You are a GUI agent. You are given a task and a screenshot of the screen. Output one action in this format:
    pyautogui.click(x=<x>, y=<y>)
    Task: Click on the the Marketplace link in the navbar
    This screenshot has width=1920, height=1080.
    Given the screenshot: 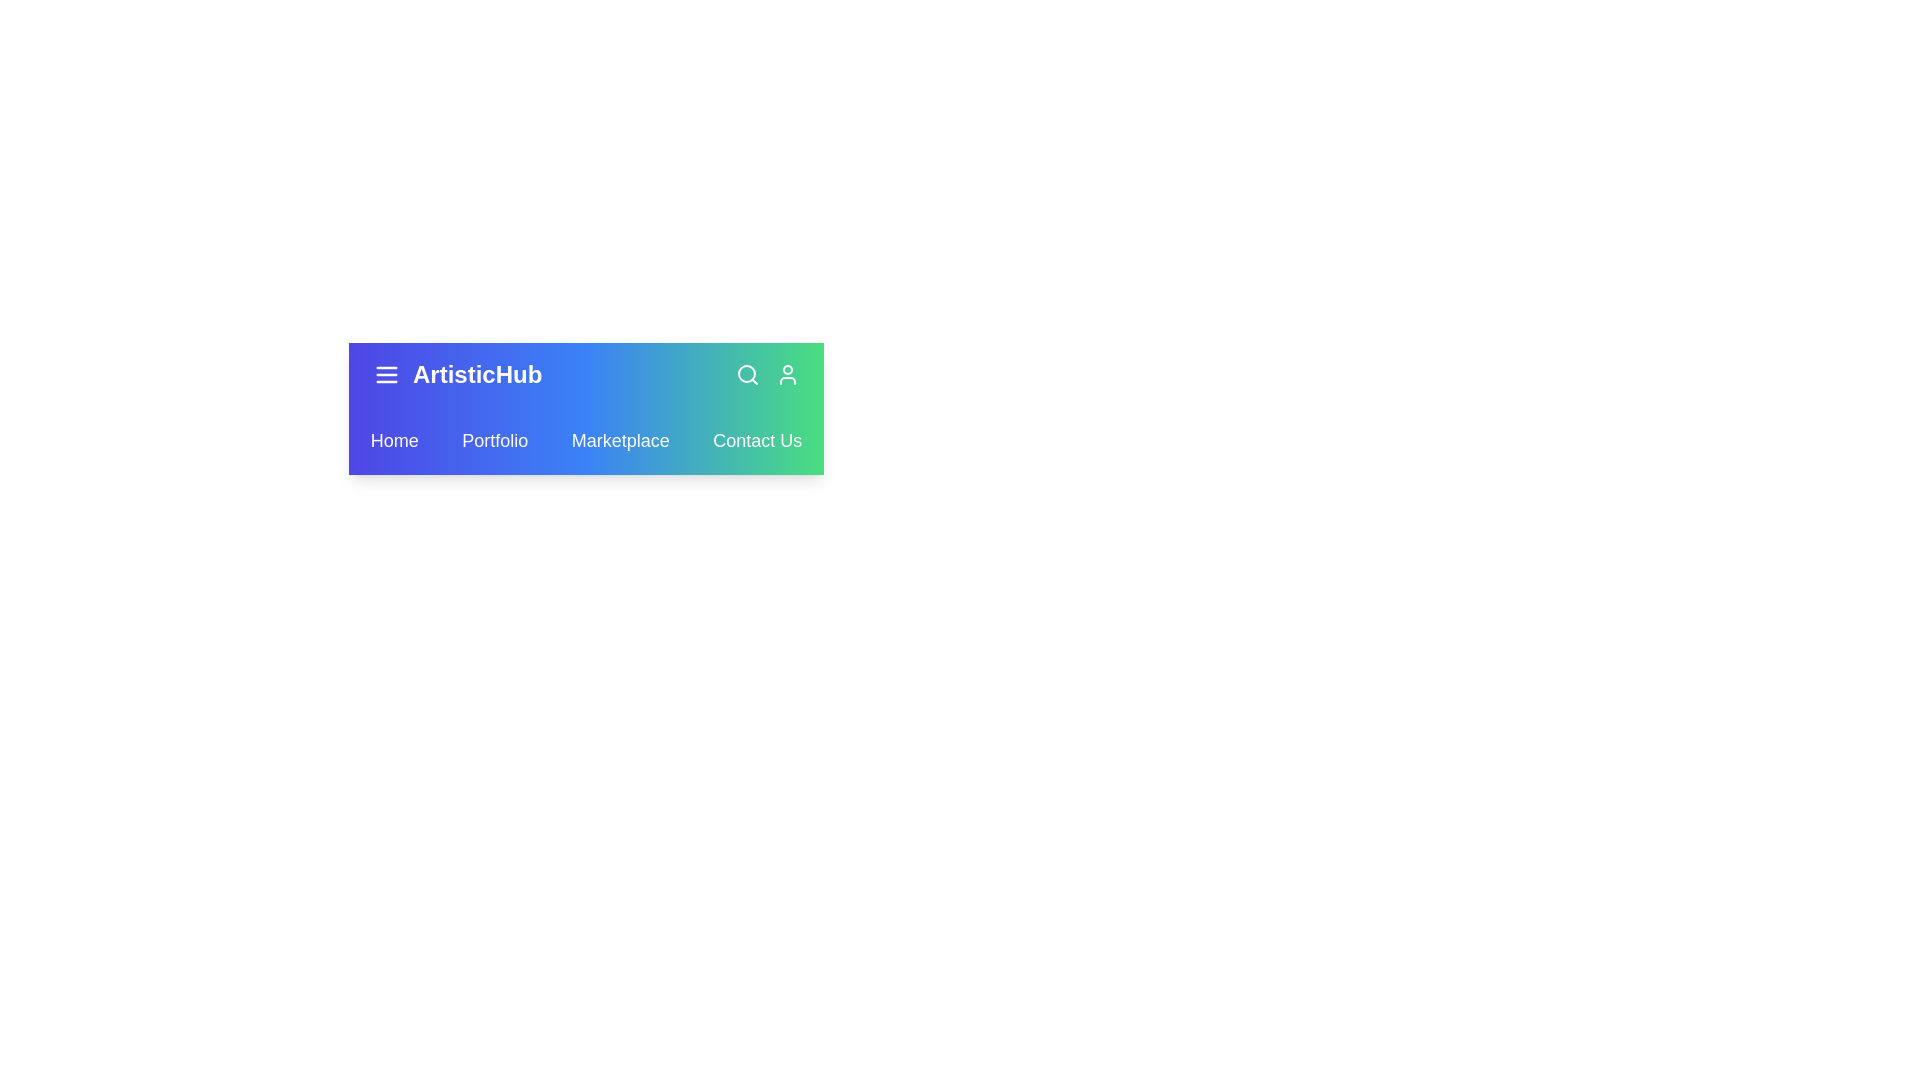 What is the action you would take?
    pyautogui.click(x=618, y=439)
    